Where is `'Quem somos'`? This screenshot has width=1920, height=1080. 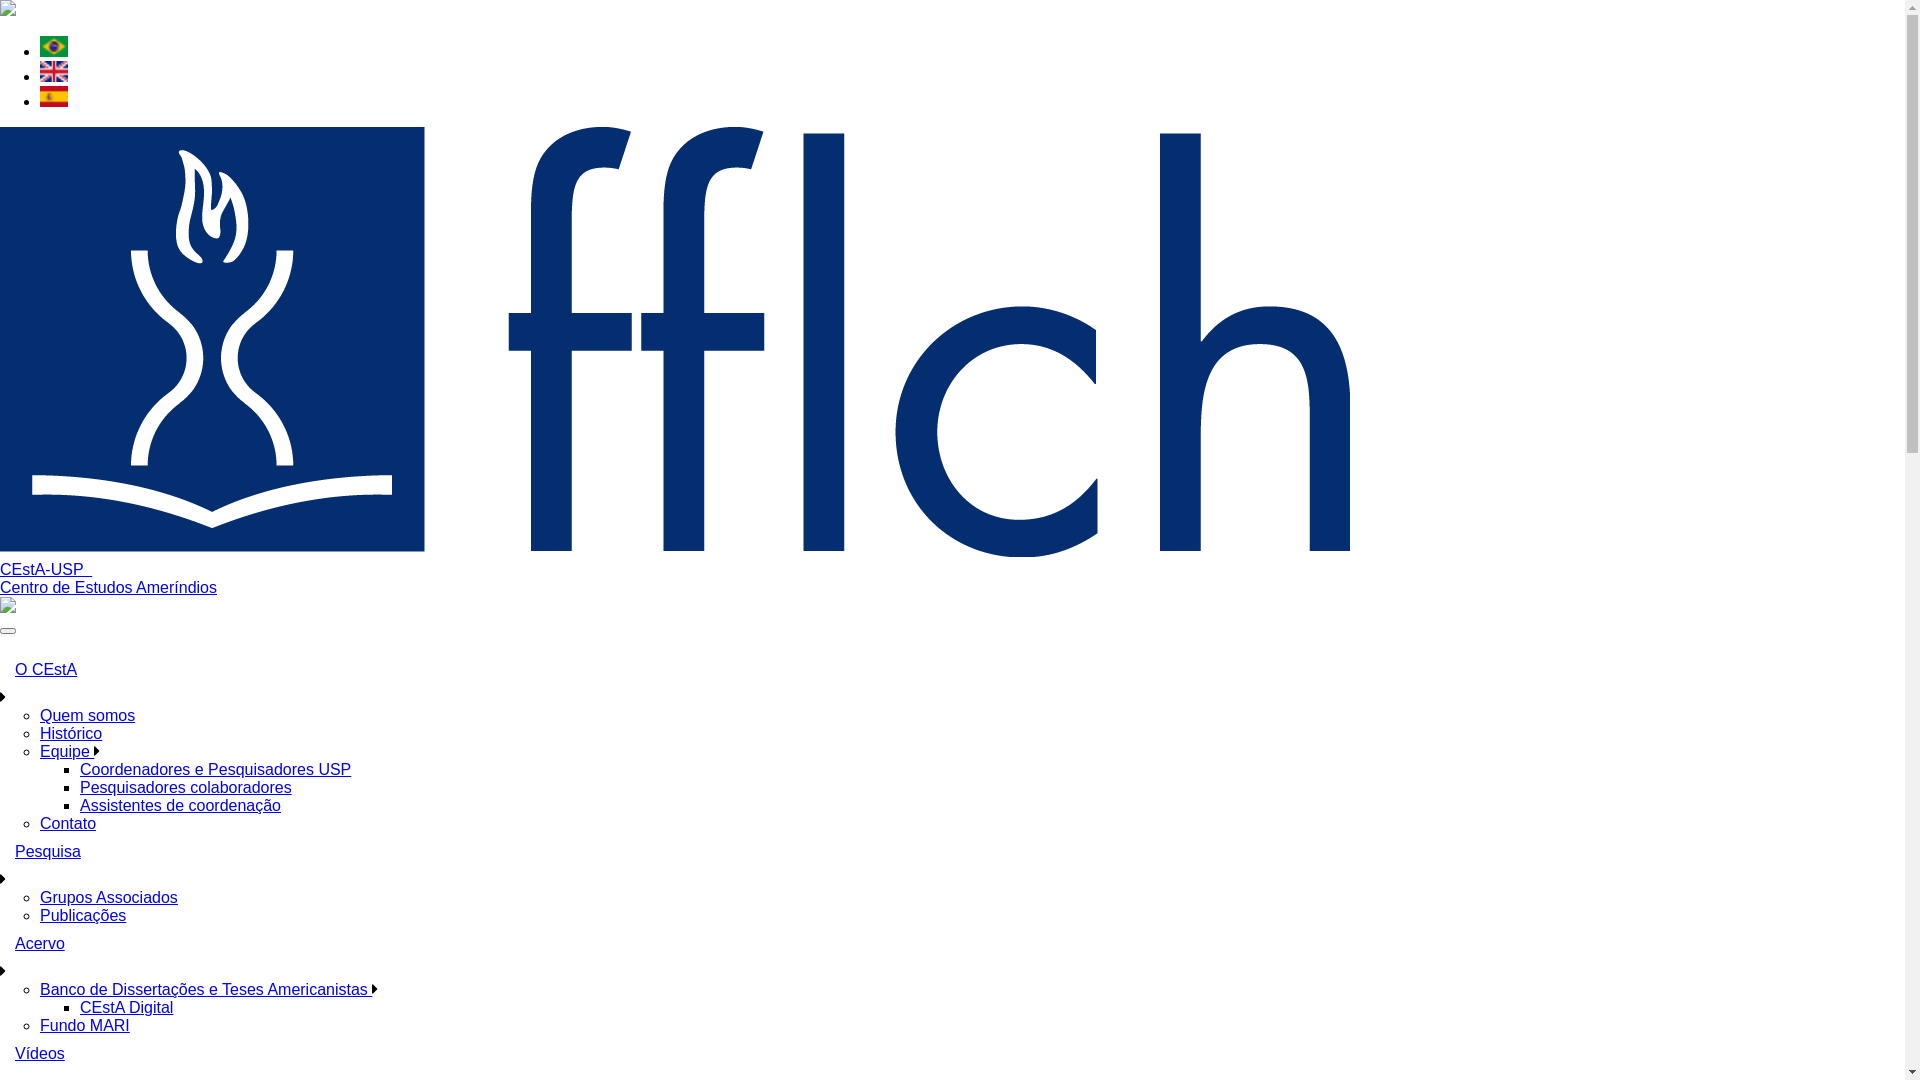
'Quem somos' is located at coordinates (86, 714).